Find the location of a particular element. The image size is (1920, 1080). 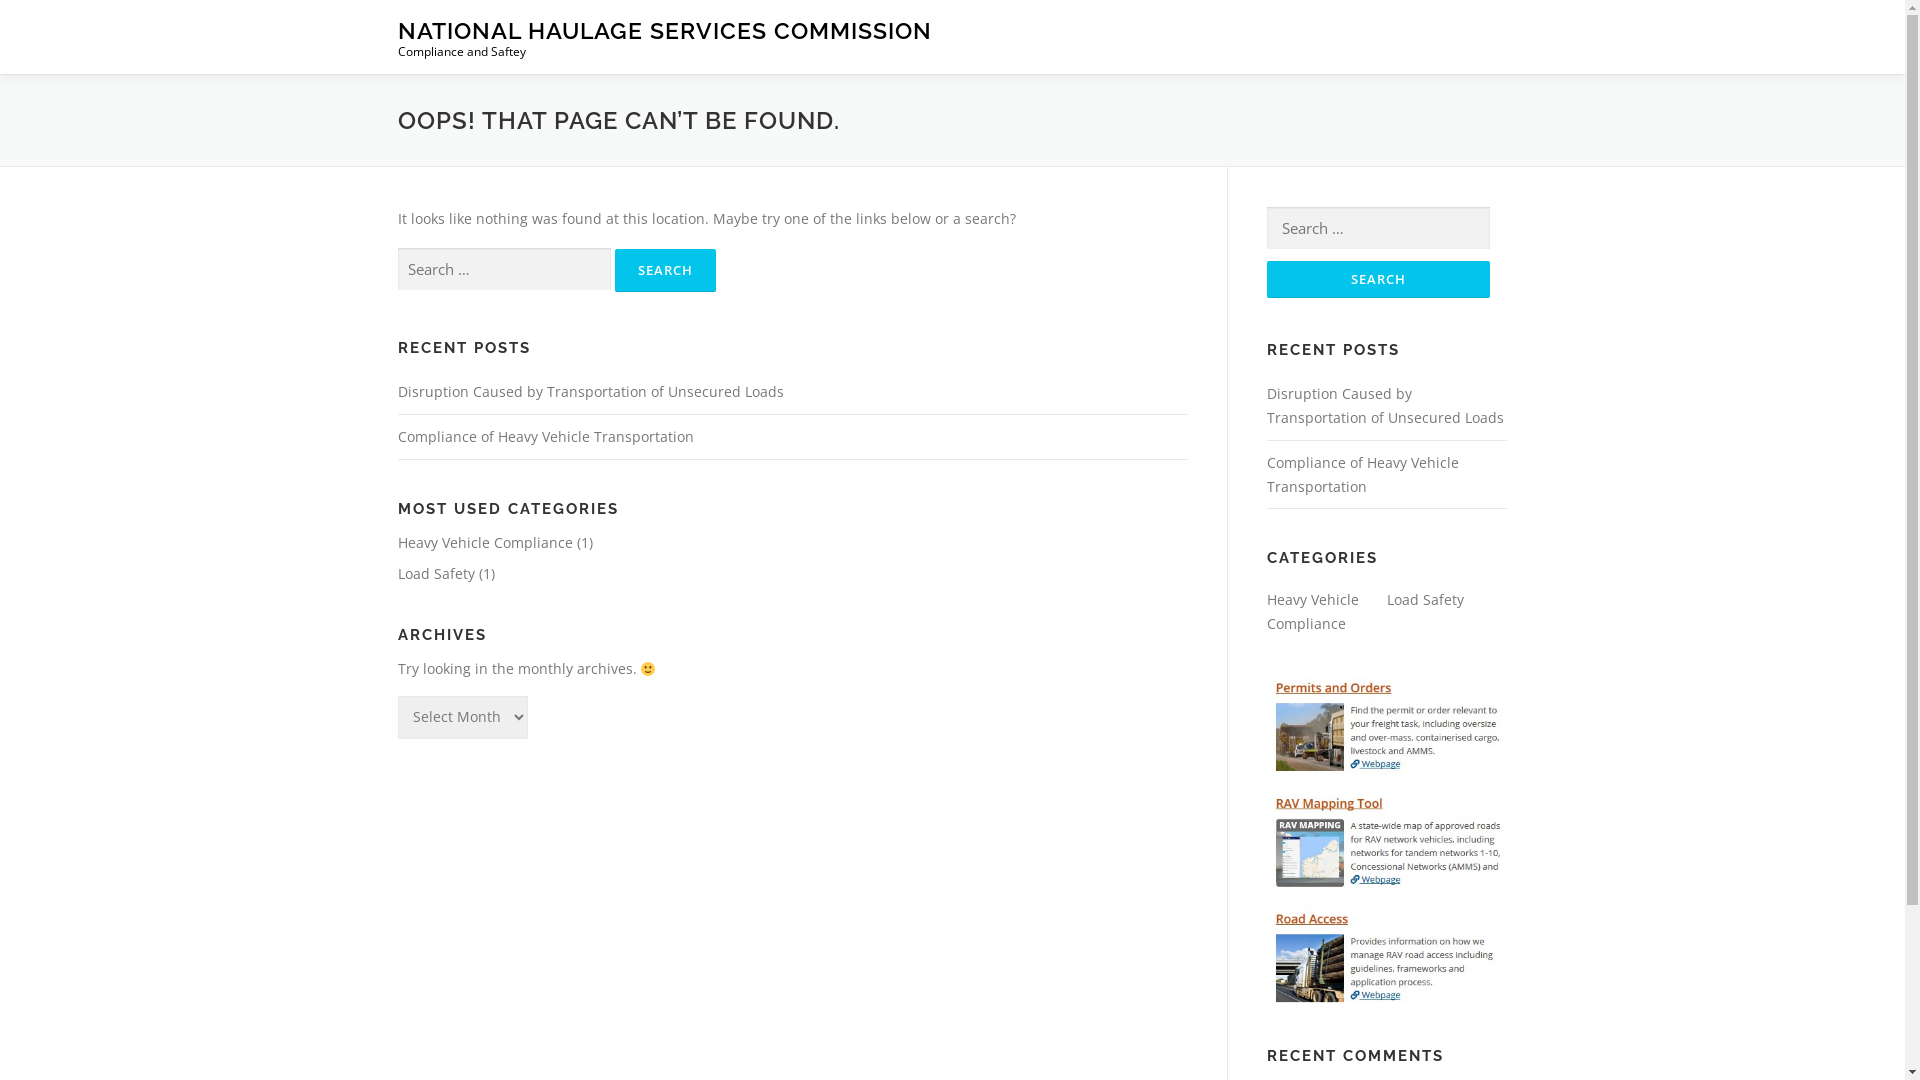

'Disruption Caused by Transportation of Unsecured Loads' is located at coordinates (1383, 405).